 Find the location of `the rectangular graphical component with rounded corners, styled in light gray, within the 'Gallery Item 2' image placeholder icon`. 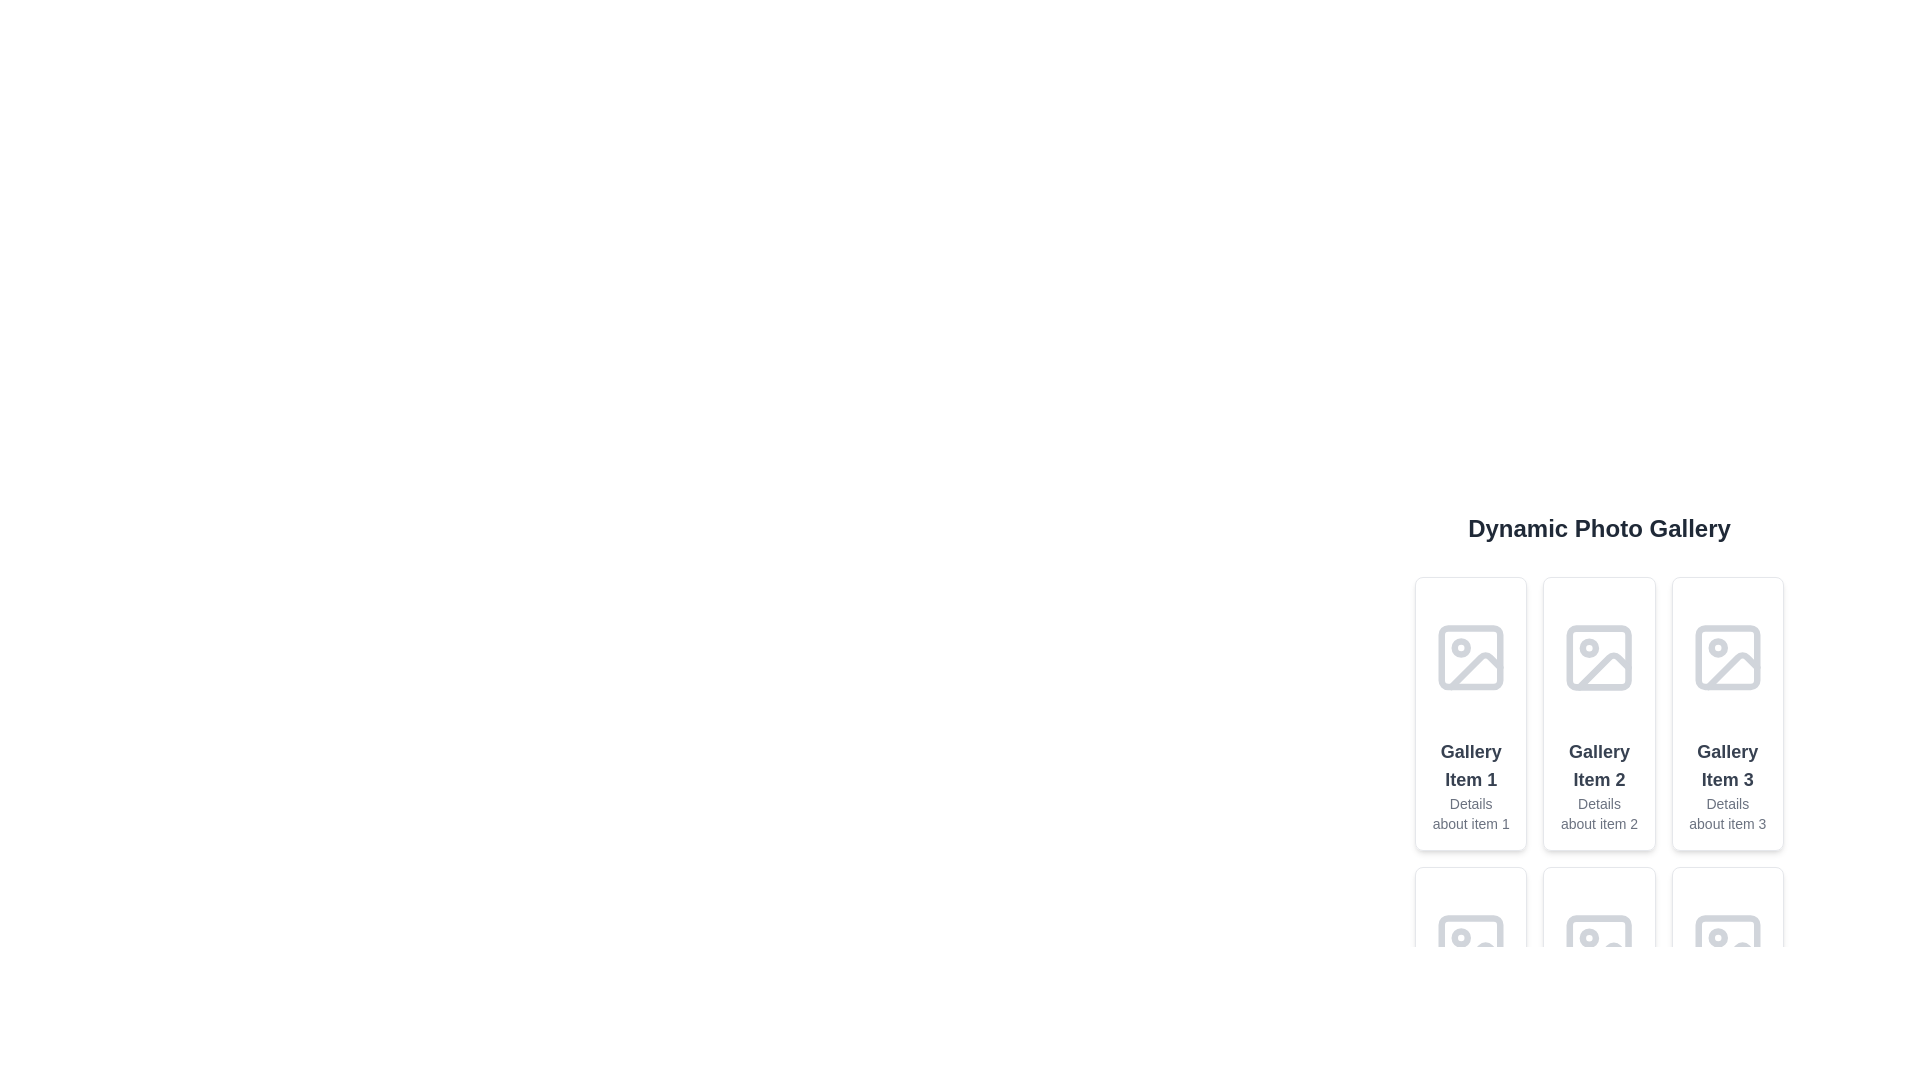

the rectangular graphical component with rounded corners, styled in light gray, within the 'Gallery Item 2' image placeholder icon is located at coordinates (1598, 658).